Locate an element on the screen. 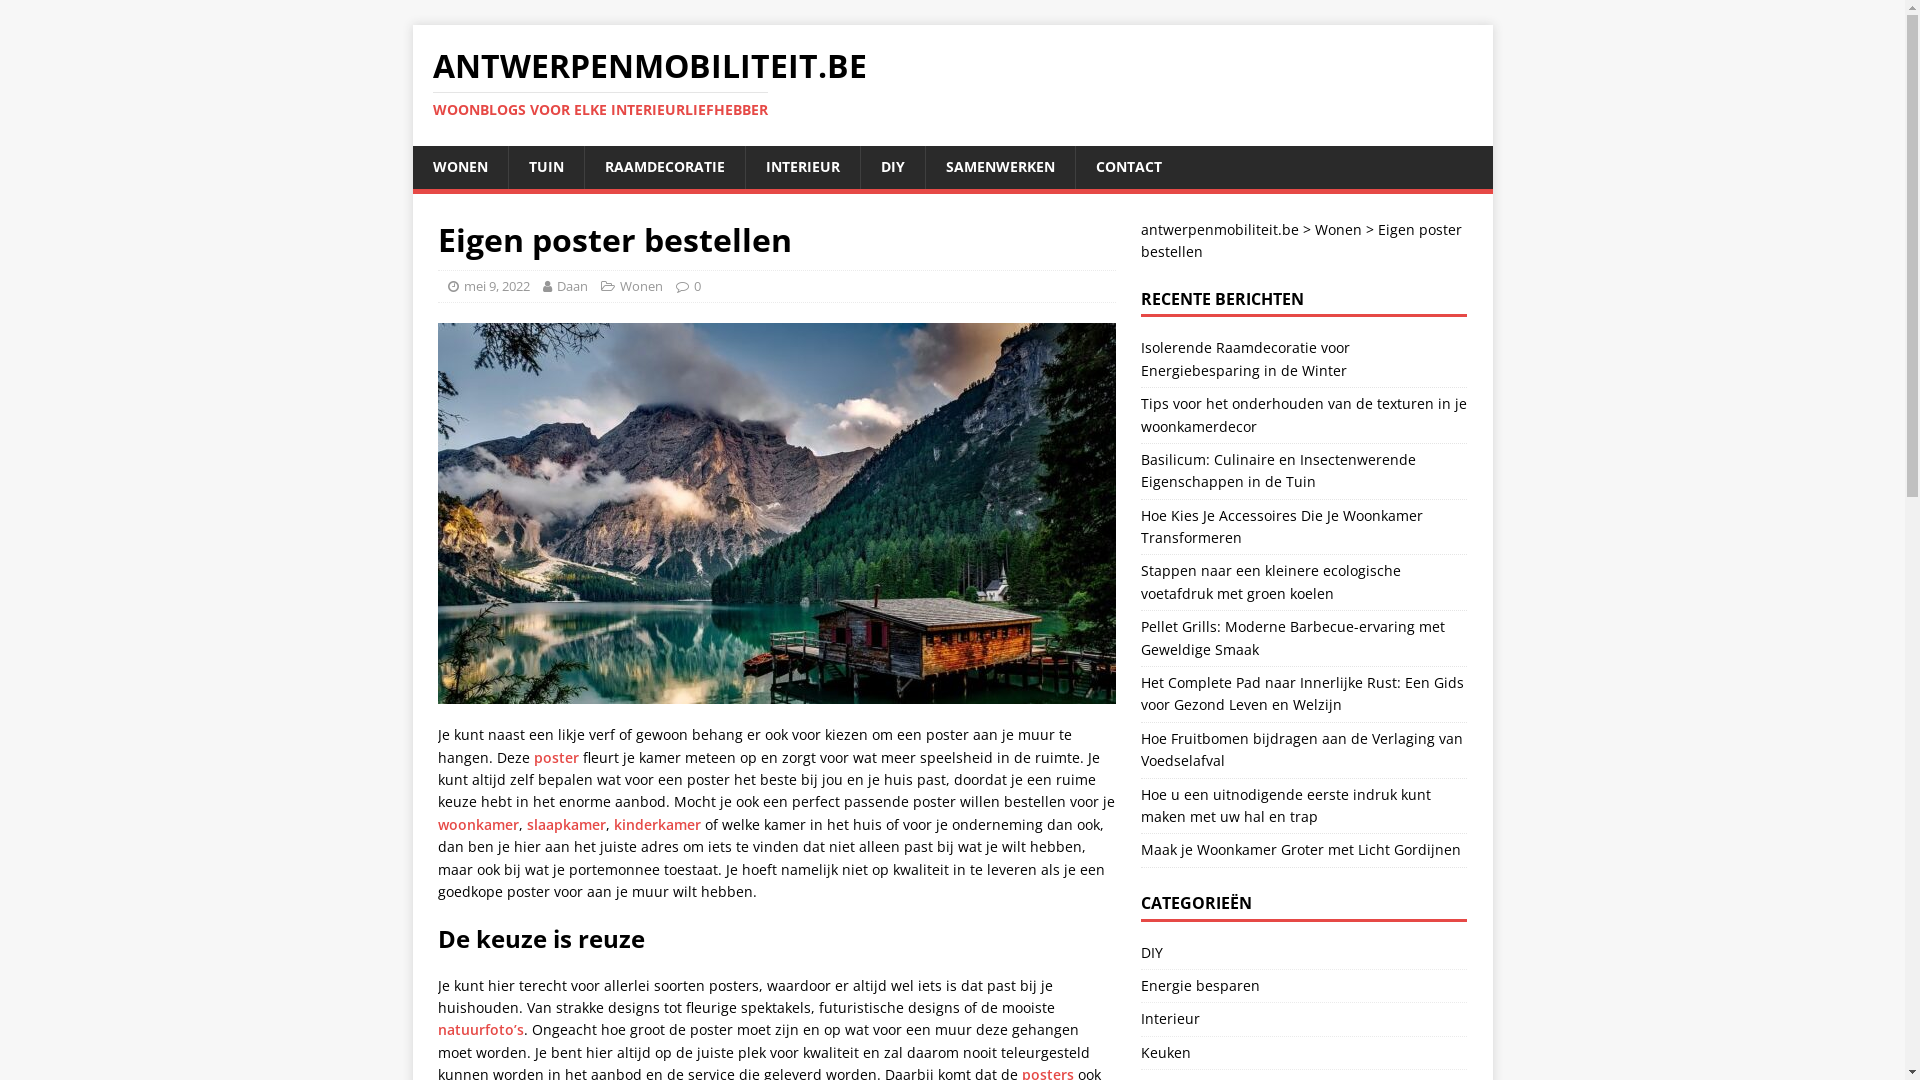 This screenshot has width=1920, height=1080. 'DIY' is located at coordinates (859, 165).